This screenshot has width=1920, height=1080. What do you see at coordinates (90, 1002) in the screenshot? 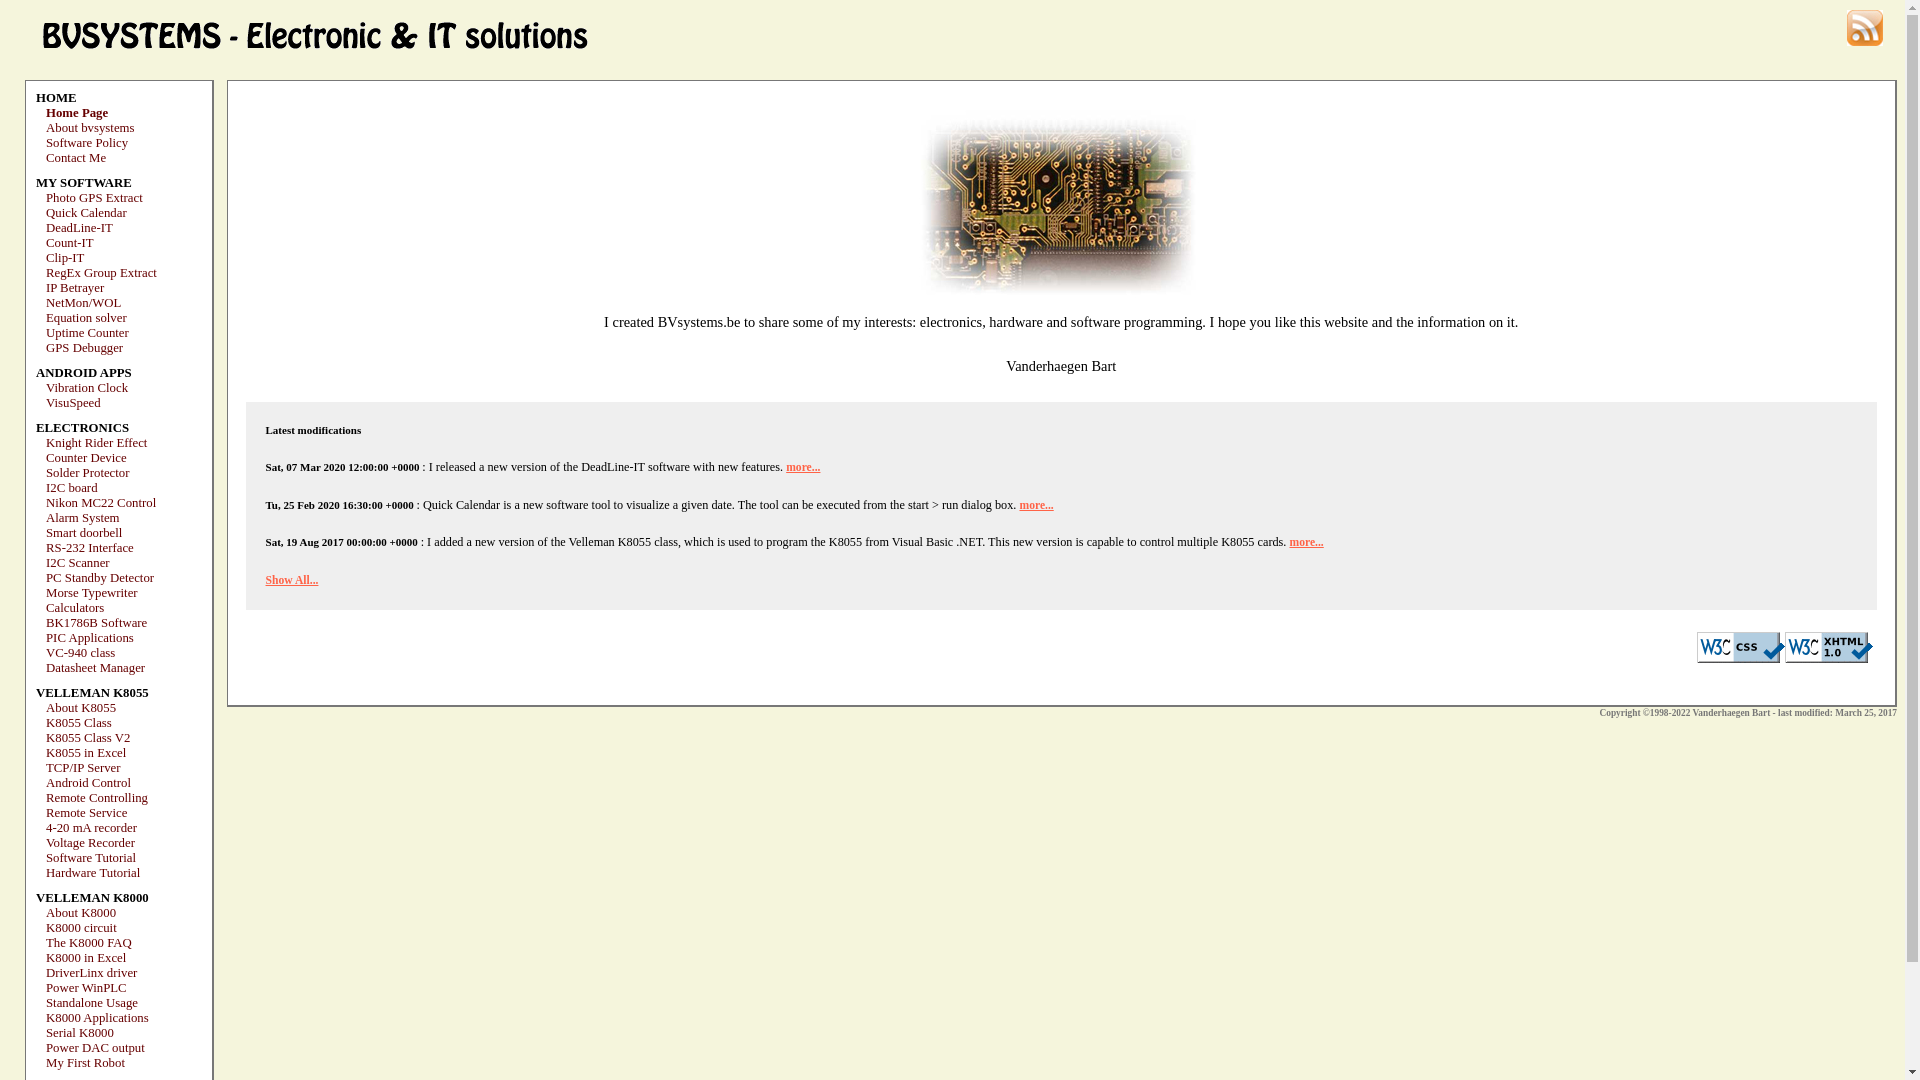
I see `'Standalone Usage'` at bounding box center [90, 1002].